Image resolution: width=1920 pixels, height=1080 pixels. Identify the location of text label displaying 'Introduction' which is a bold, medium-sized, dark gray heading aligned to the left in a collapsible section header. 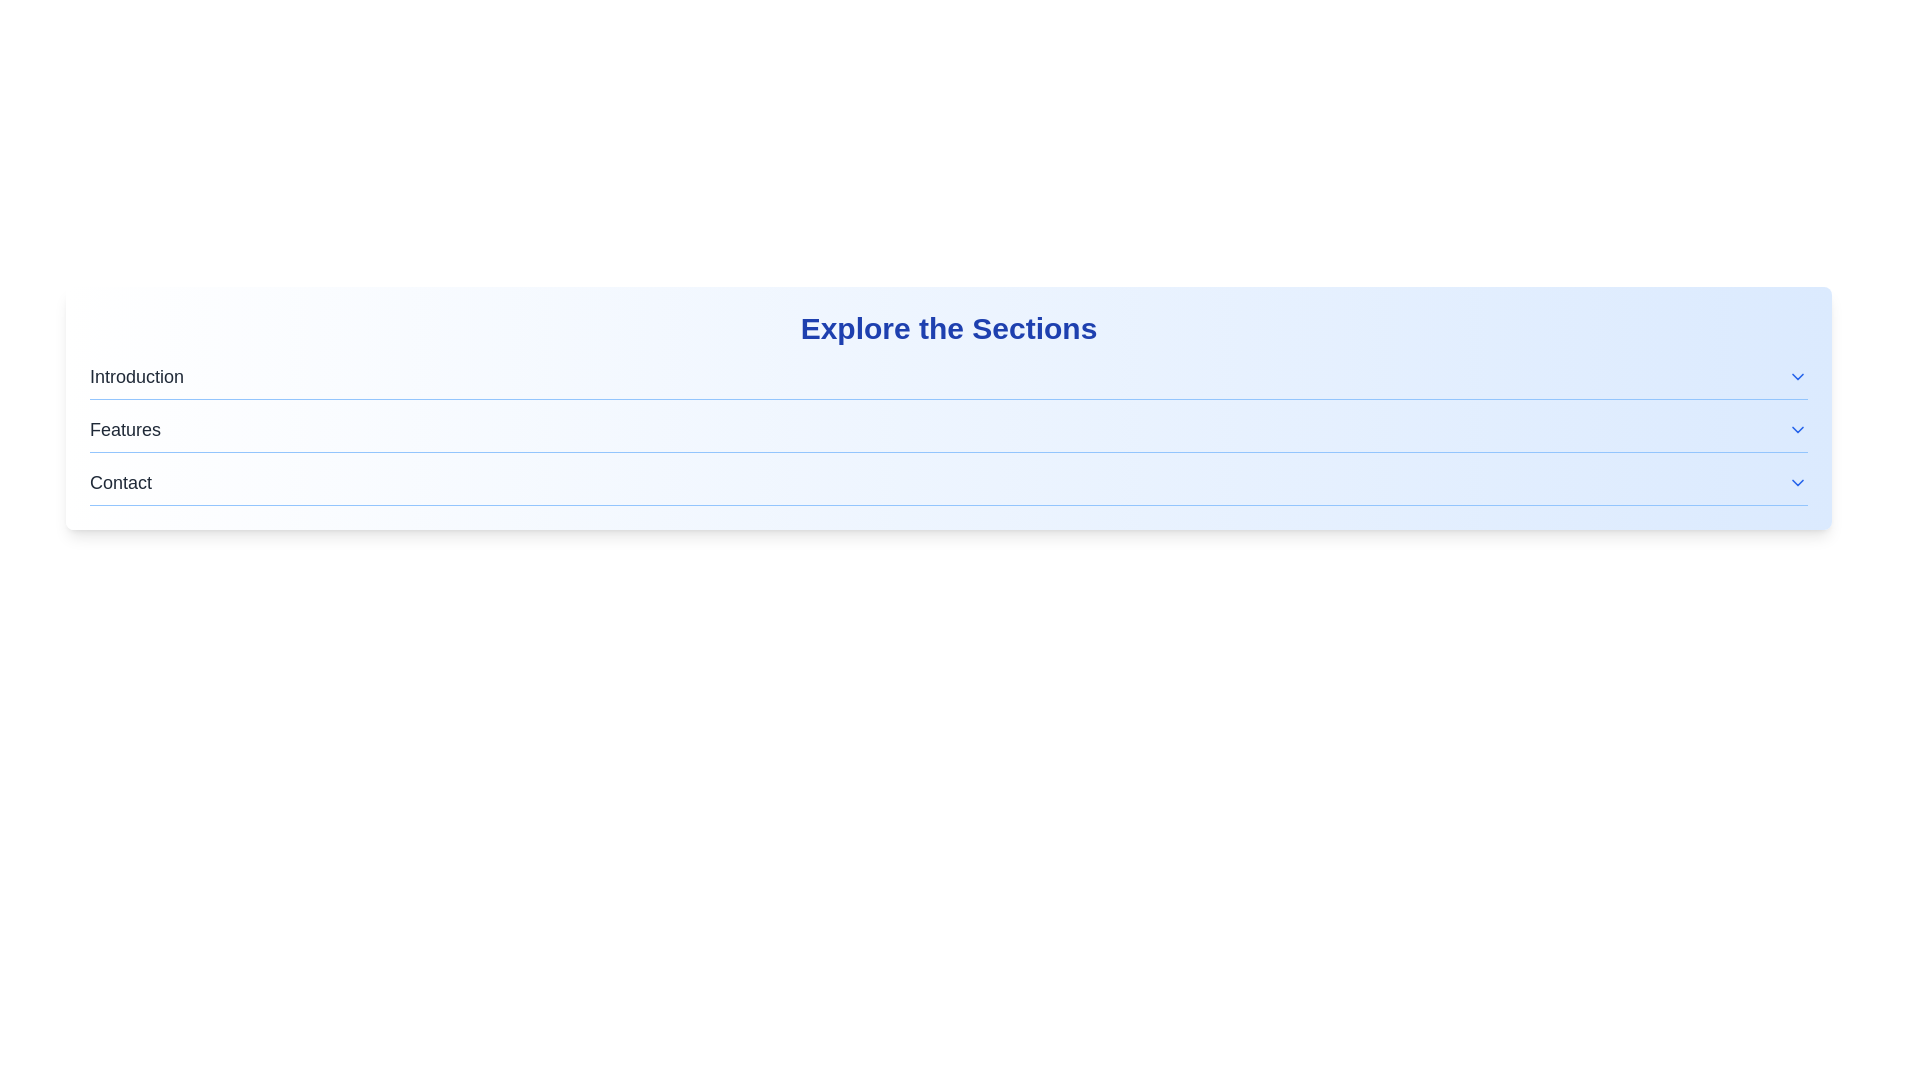
(136, 377).